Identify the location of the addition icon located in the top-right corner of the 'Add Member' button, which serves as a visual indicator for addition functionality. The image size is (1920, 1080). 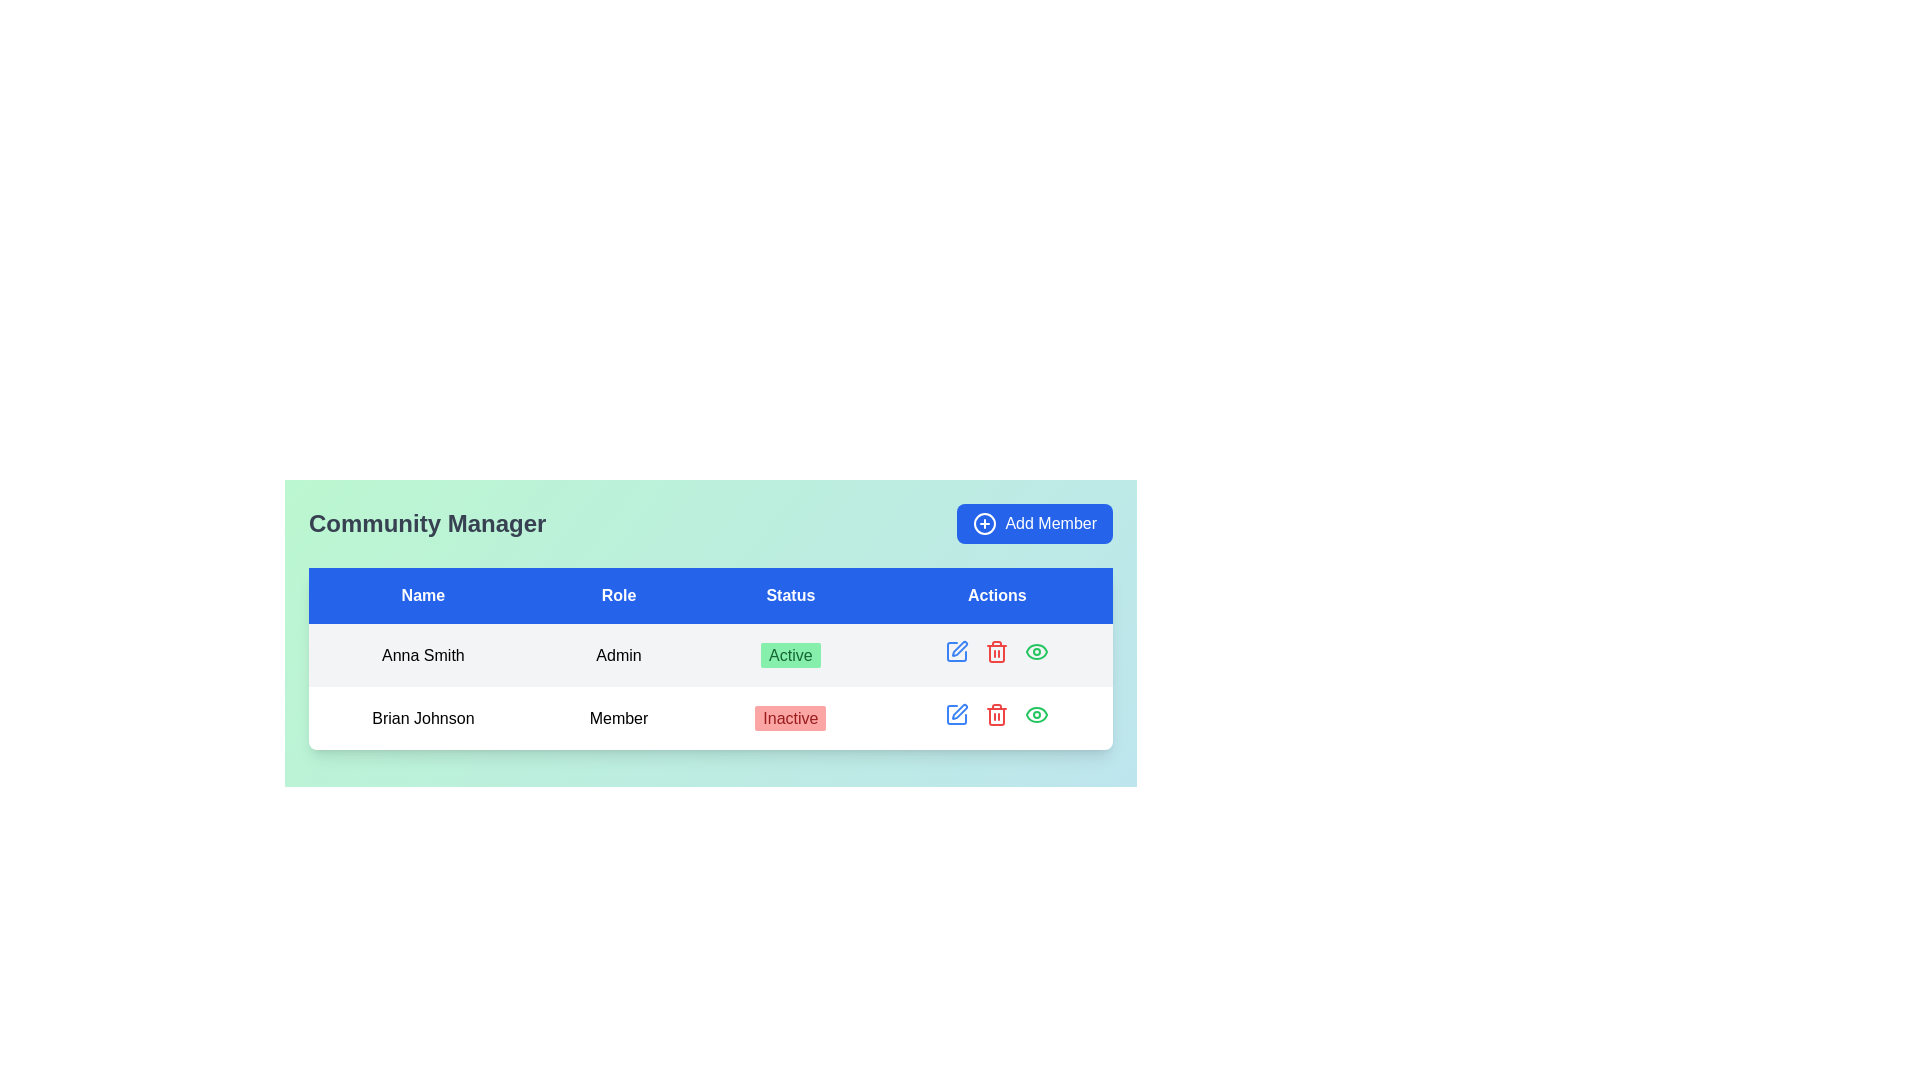
(985, 523).